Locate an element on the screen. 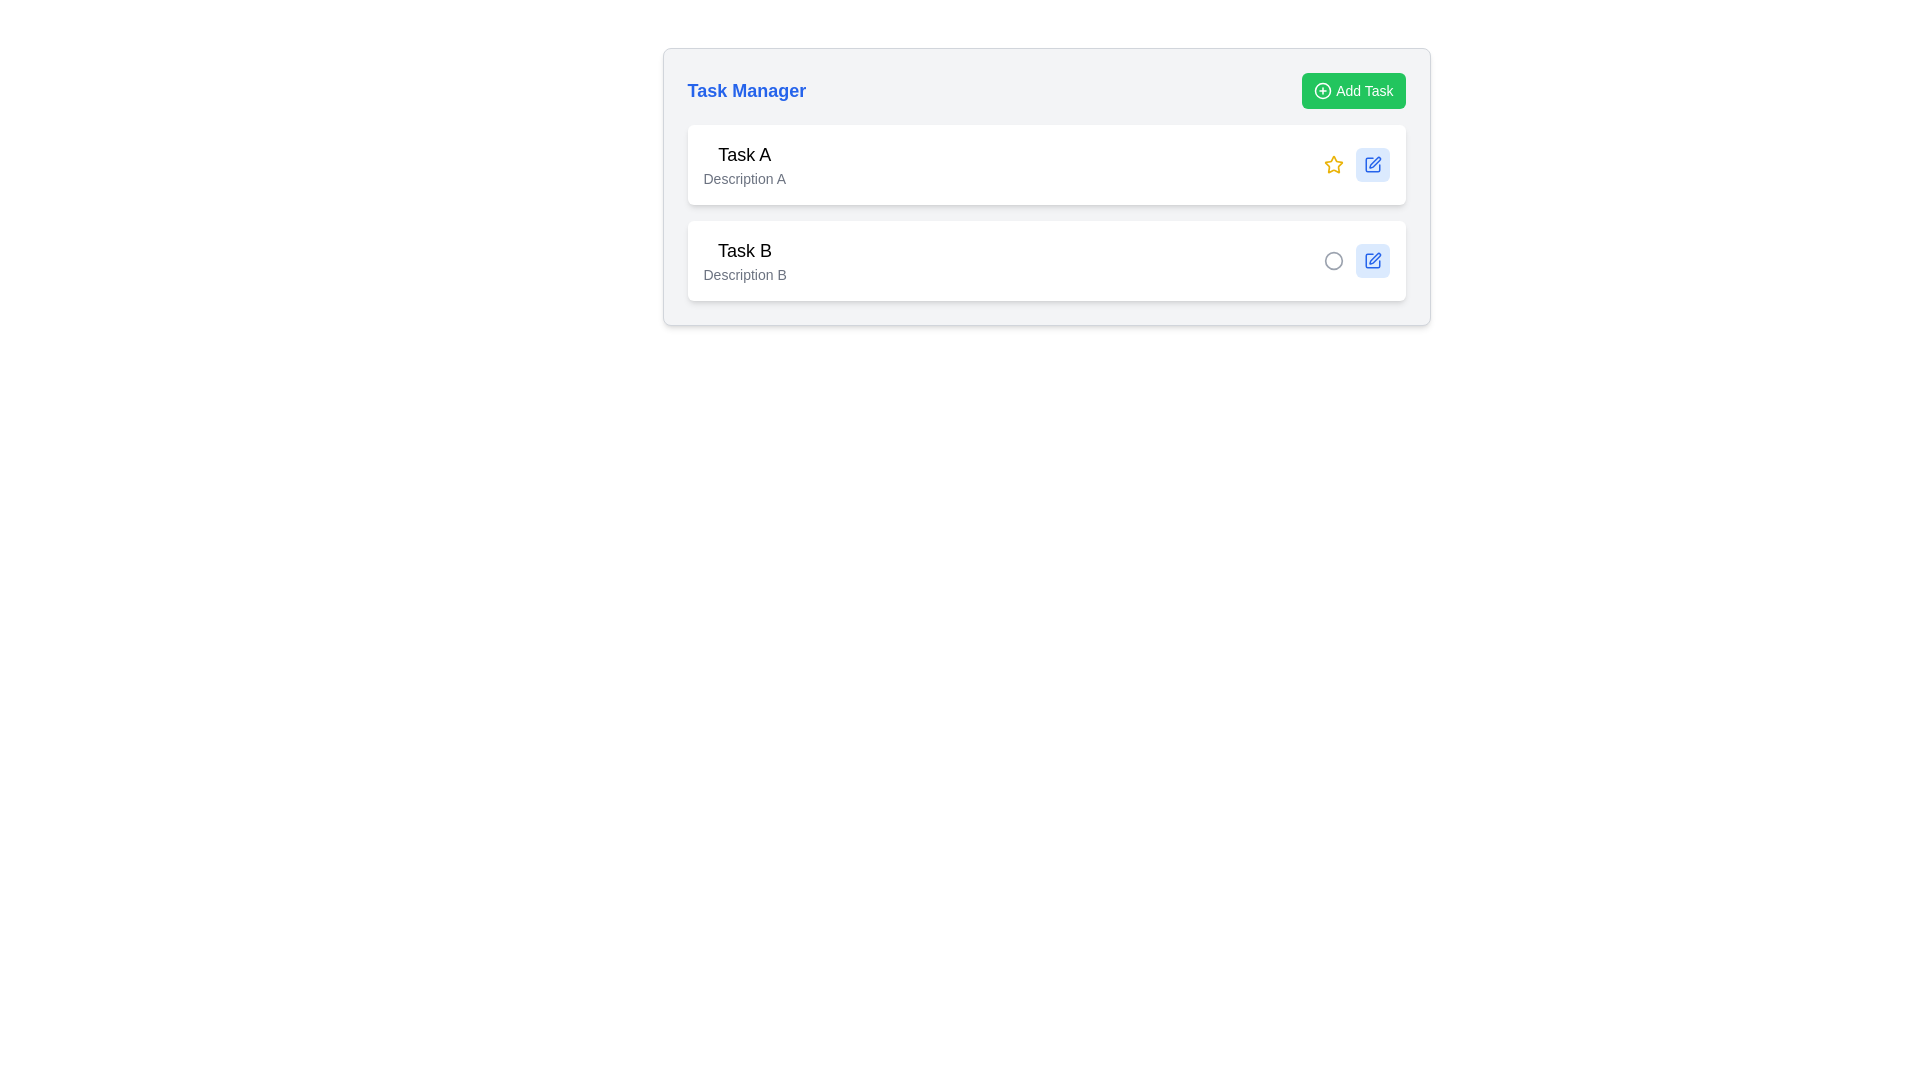 This screenshot has height=1080, width=1920. the text label displaying 'Task A' is located at coordinates (743, 153).